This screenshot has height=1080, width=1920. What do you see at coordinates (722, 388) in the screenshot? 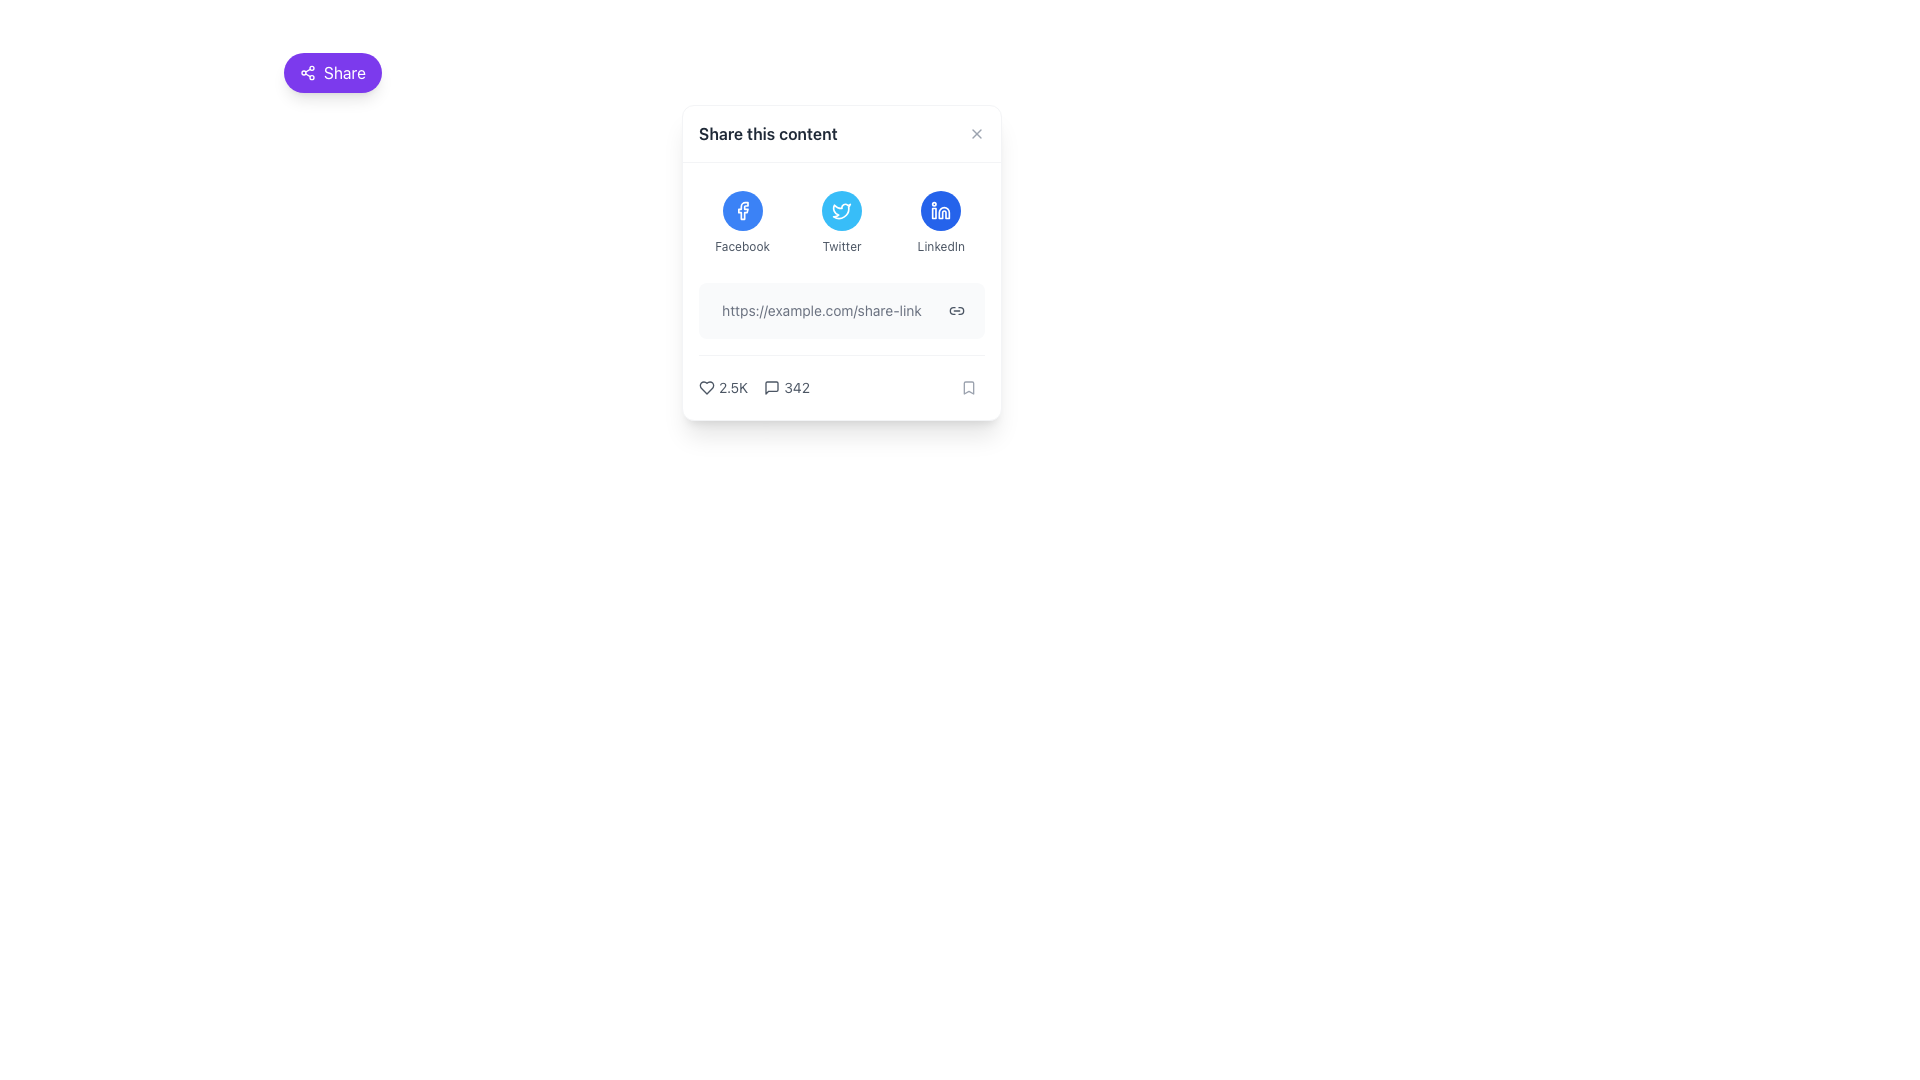
I see `the interactive text displaying the number of likes or favorites, located near the bottom-left of the sharing options panel` at bounding box center [722, 388].